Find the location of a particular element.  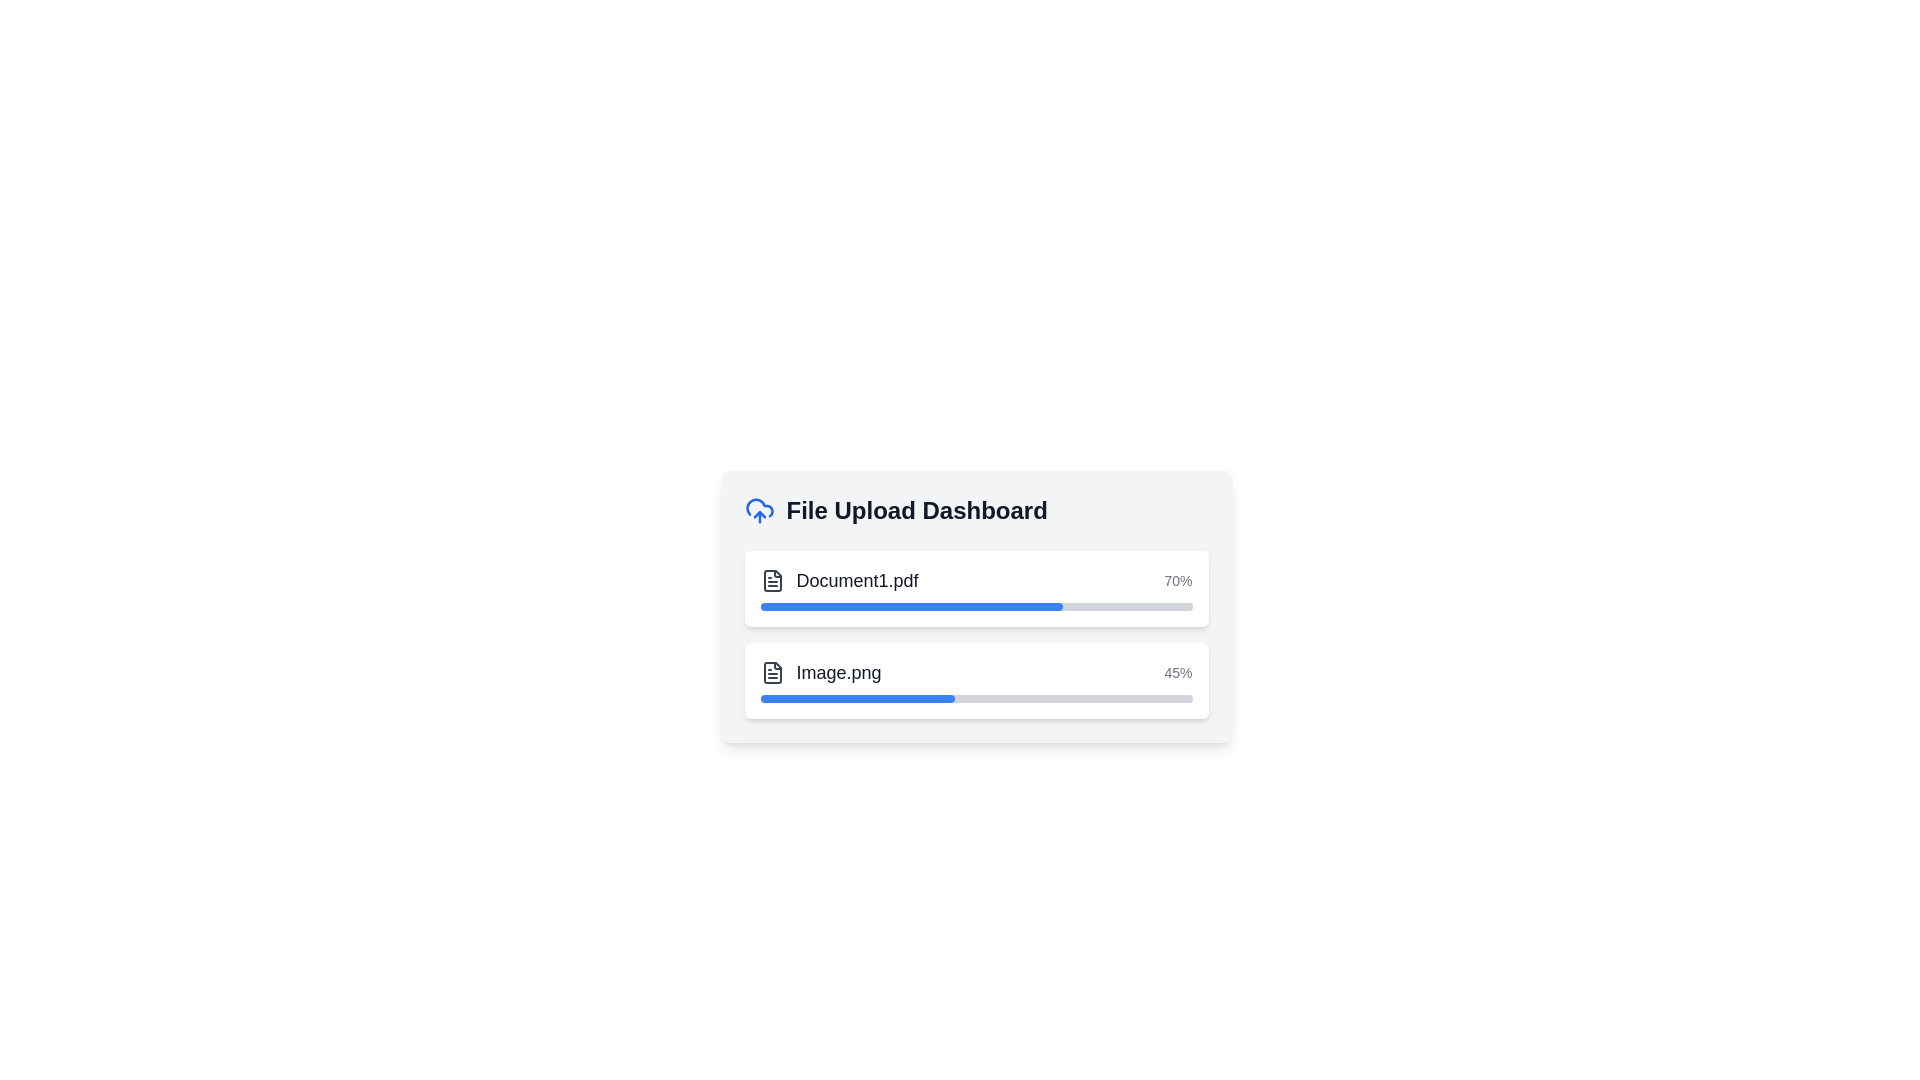

the icon representing the document entry for 'Document1.pdf' to inspect file details is located at coordinates (771, 581).